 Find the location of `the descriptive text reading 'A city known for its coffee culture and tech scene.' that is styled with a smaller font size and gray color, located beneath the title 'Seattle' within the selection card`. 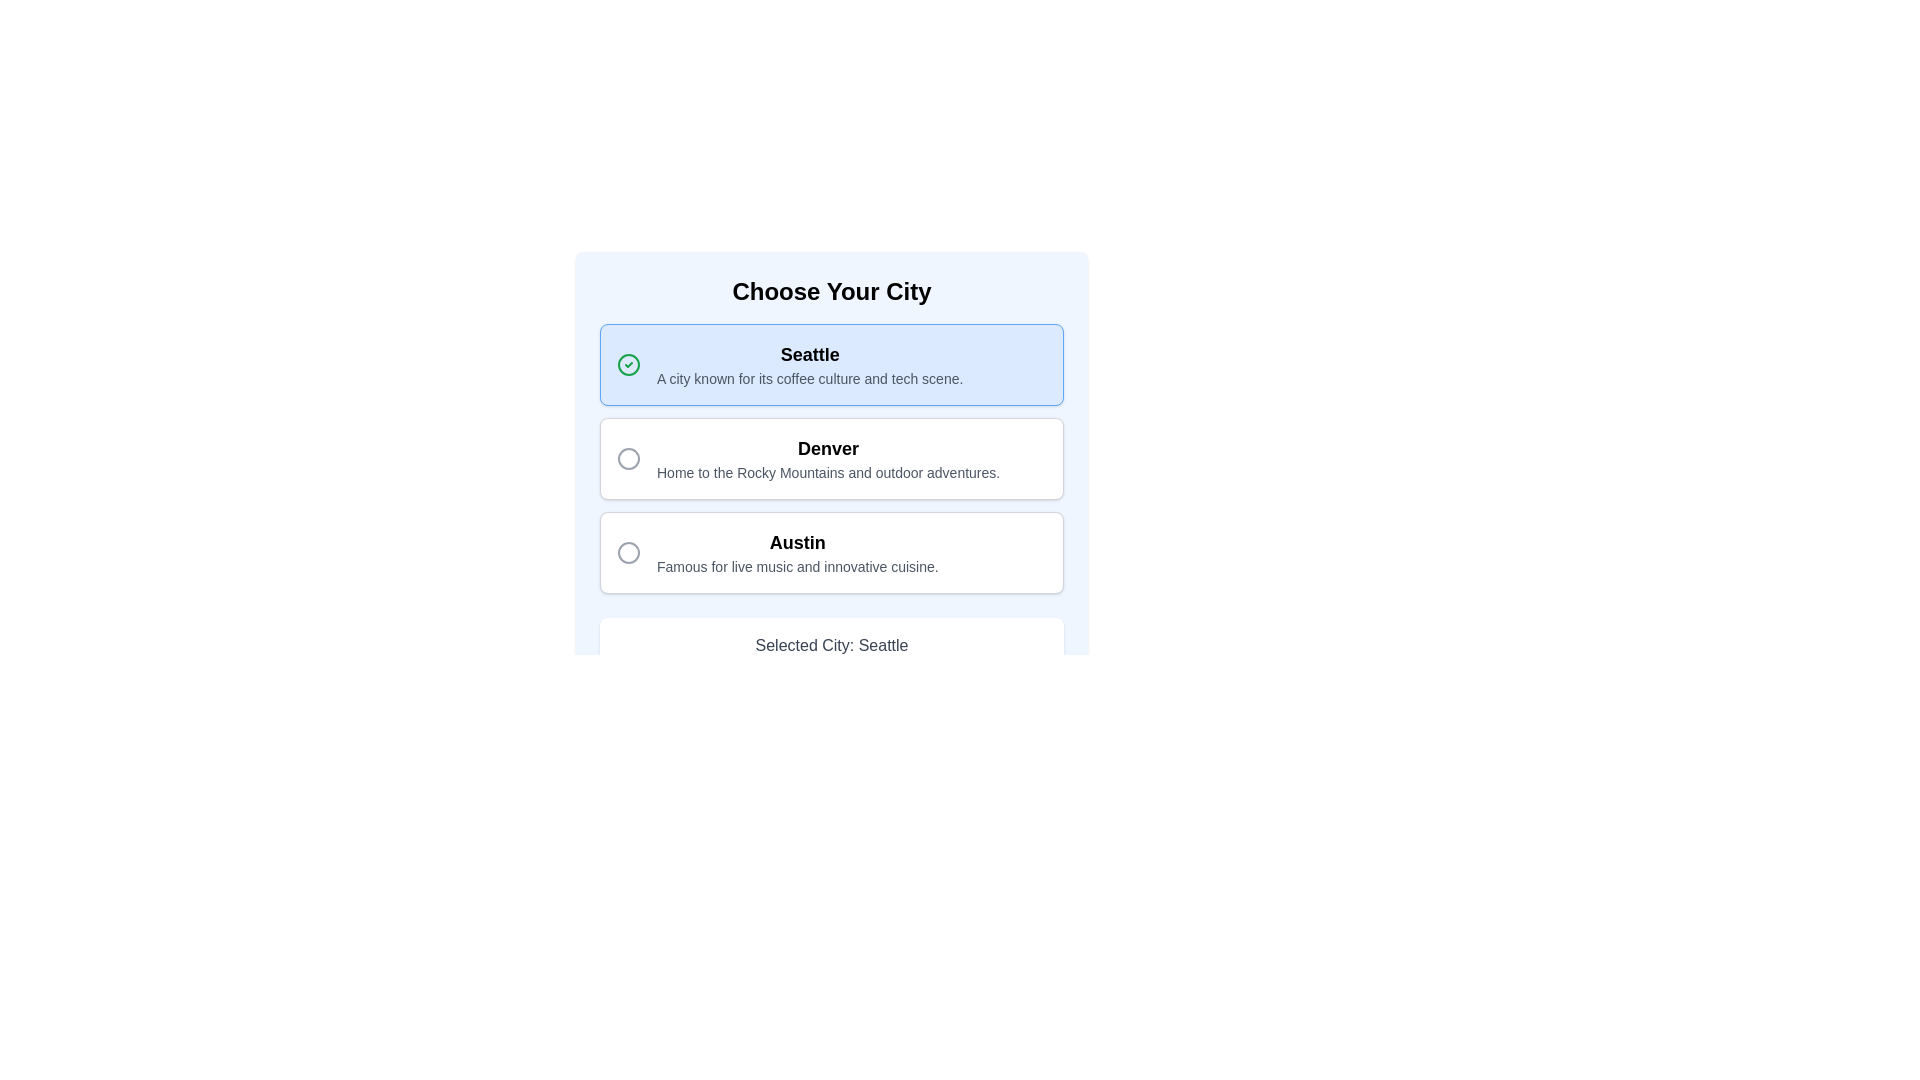

the descriptive text reading 'A city known for its coffee culture and tech scene.' that is styled with a smaller font size and gray color, located beneath the title 'Seattle' within the selection card is located at coordinates (810, 378).